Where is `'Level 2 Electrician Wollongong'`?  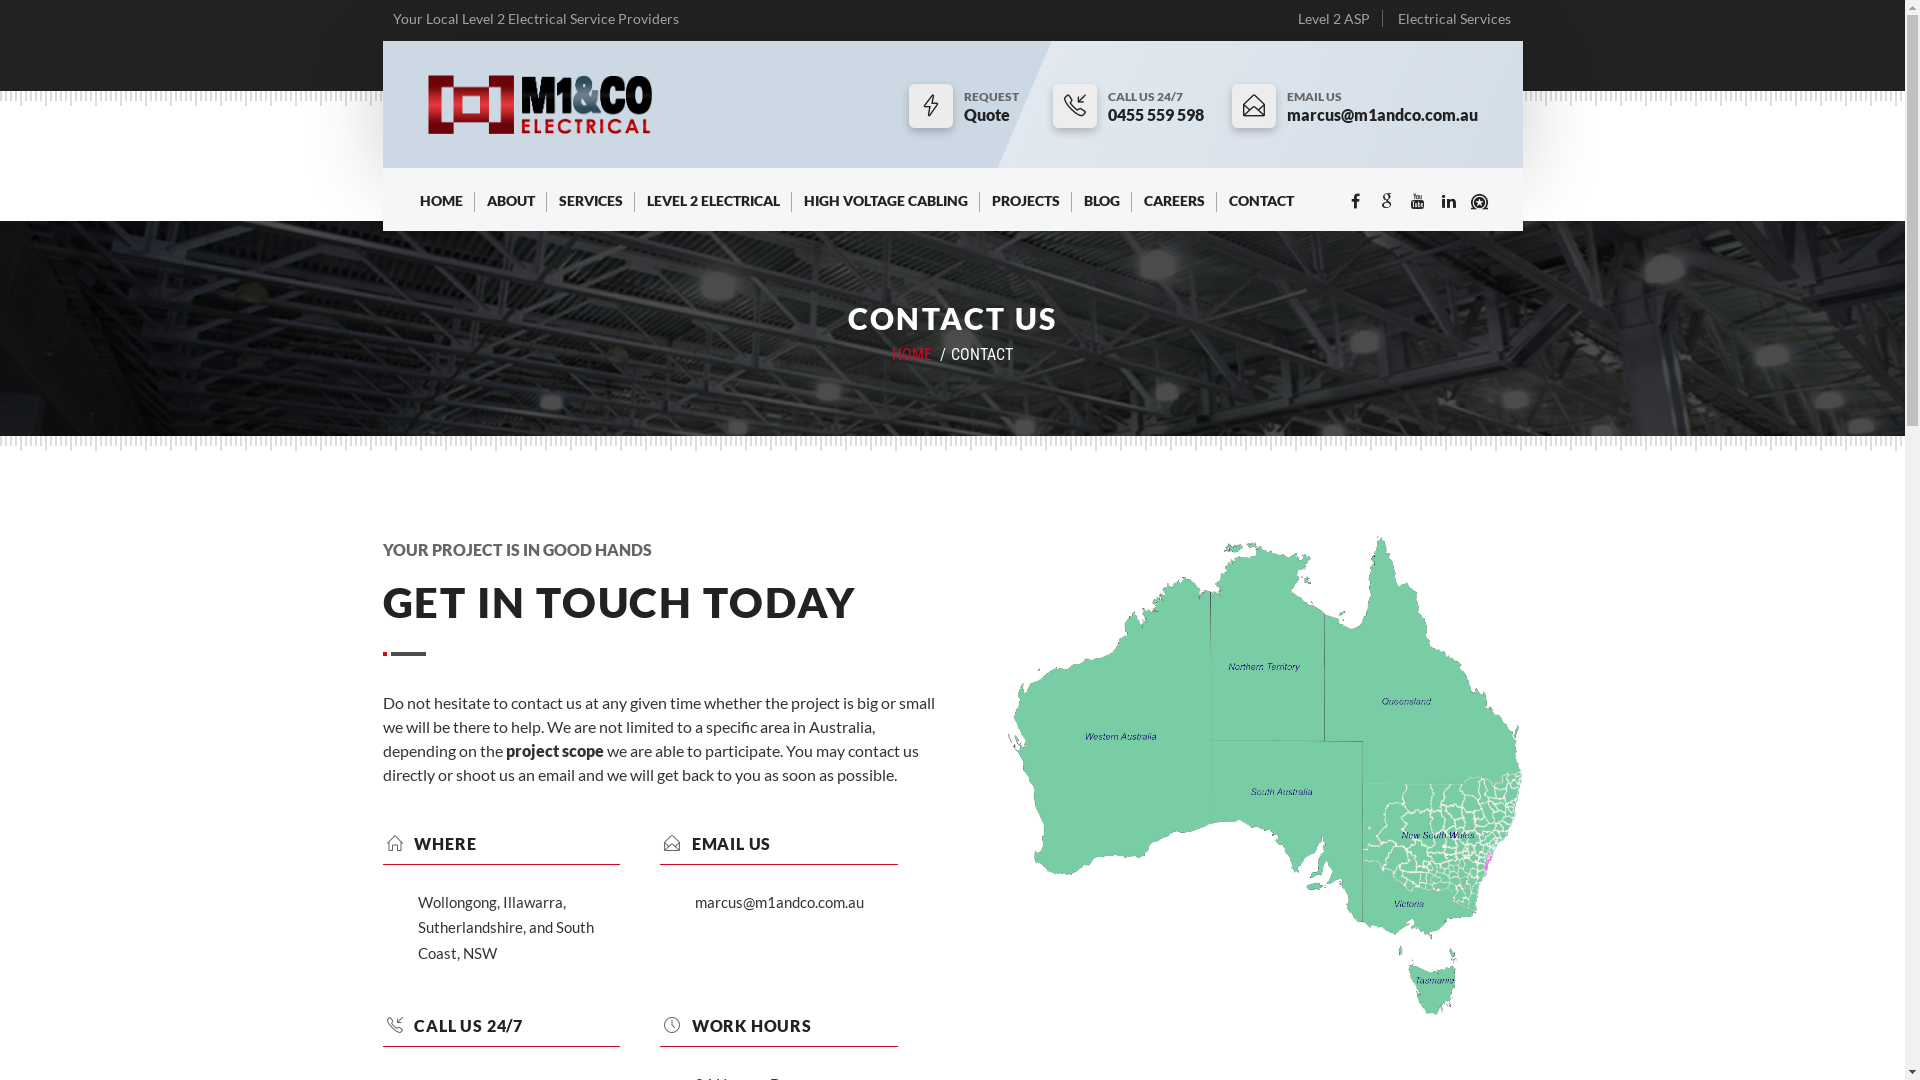 'Level 2 Electrician Wollongong' is located at coordinates (539, 104).